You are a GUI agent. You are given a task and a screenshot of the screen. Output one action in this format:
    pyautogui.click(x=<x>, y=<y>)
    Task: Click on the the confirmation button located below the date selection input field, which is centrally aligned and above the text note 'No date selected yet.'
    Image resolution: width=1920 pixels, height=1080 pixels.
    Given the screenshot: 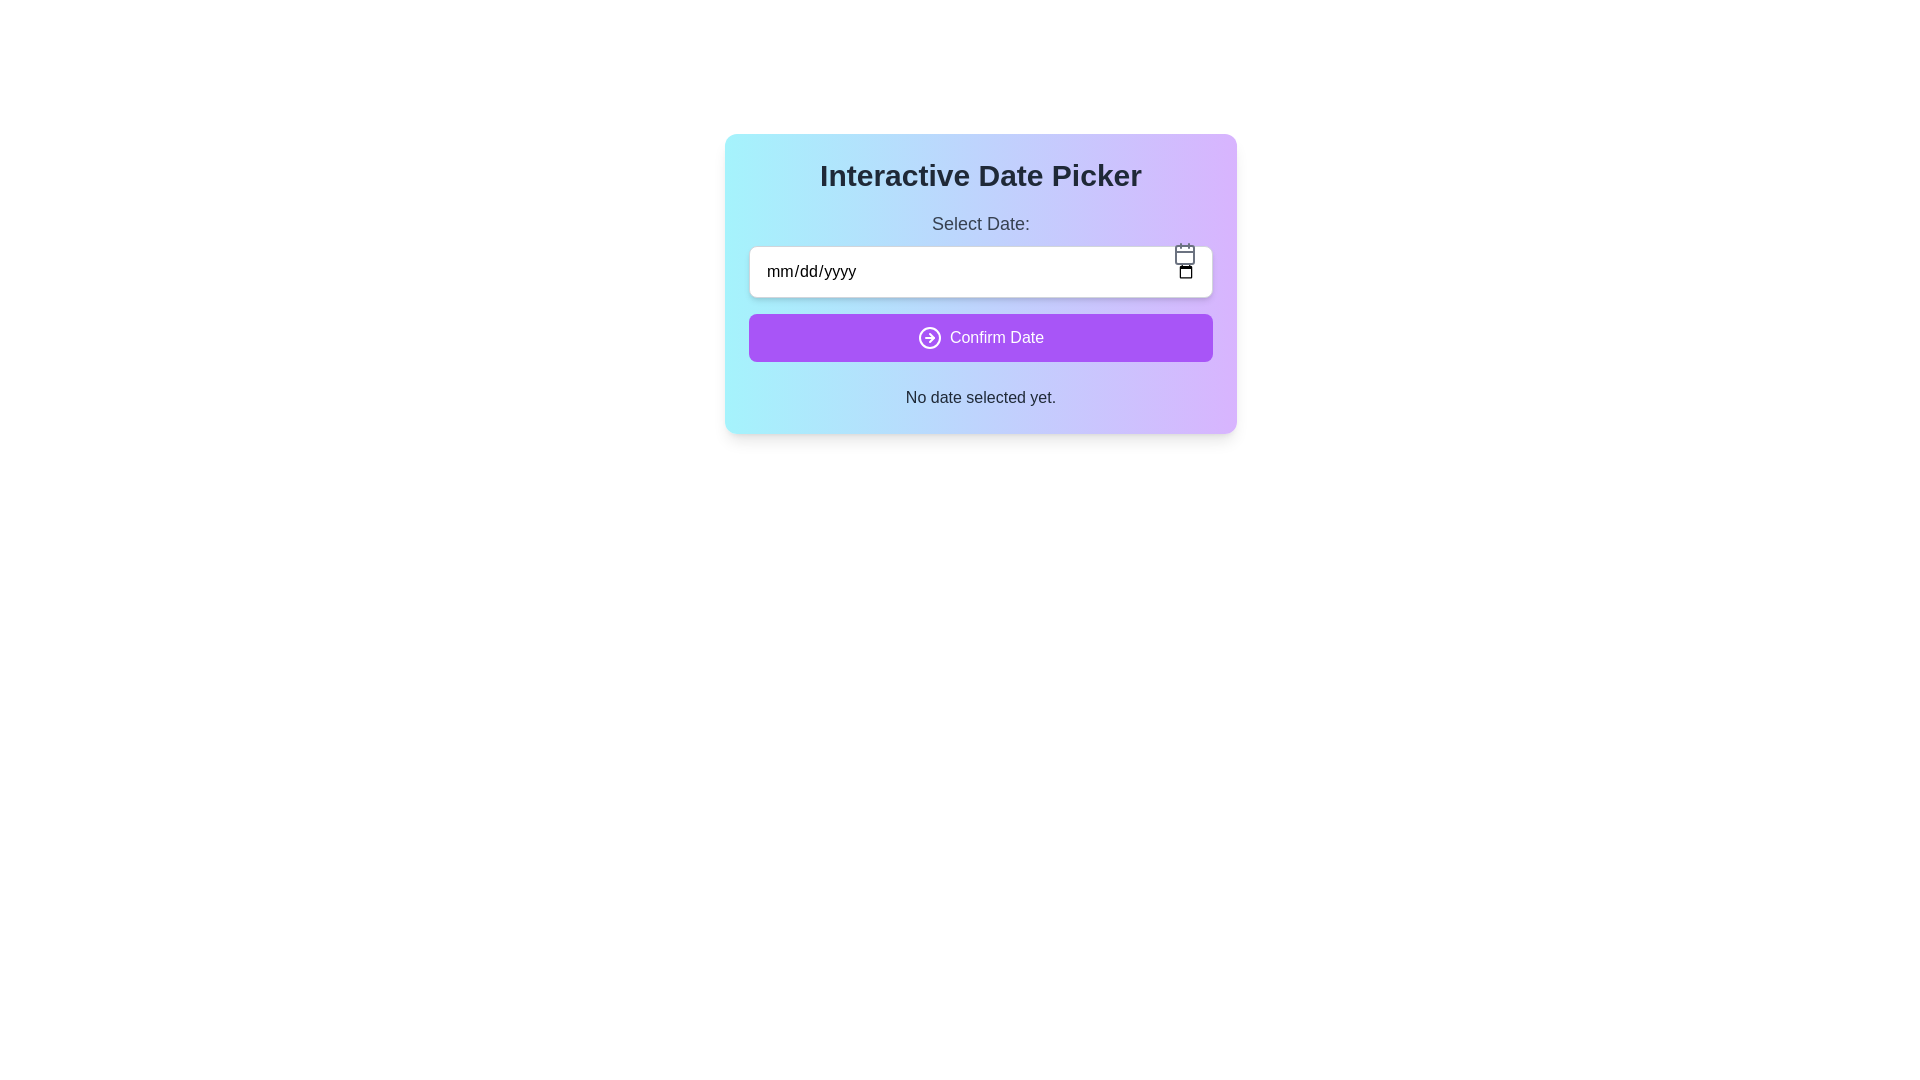 What is the action you would take?
    pyautogui.click(x=980, y=337)
    